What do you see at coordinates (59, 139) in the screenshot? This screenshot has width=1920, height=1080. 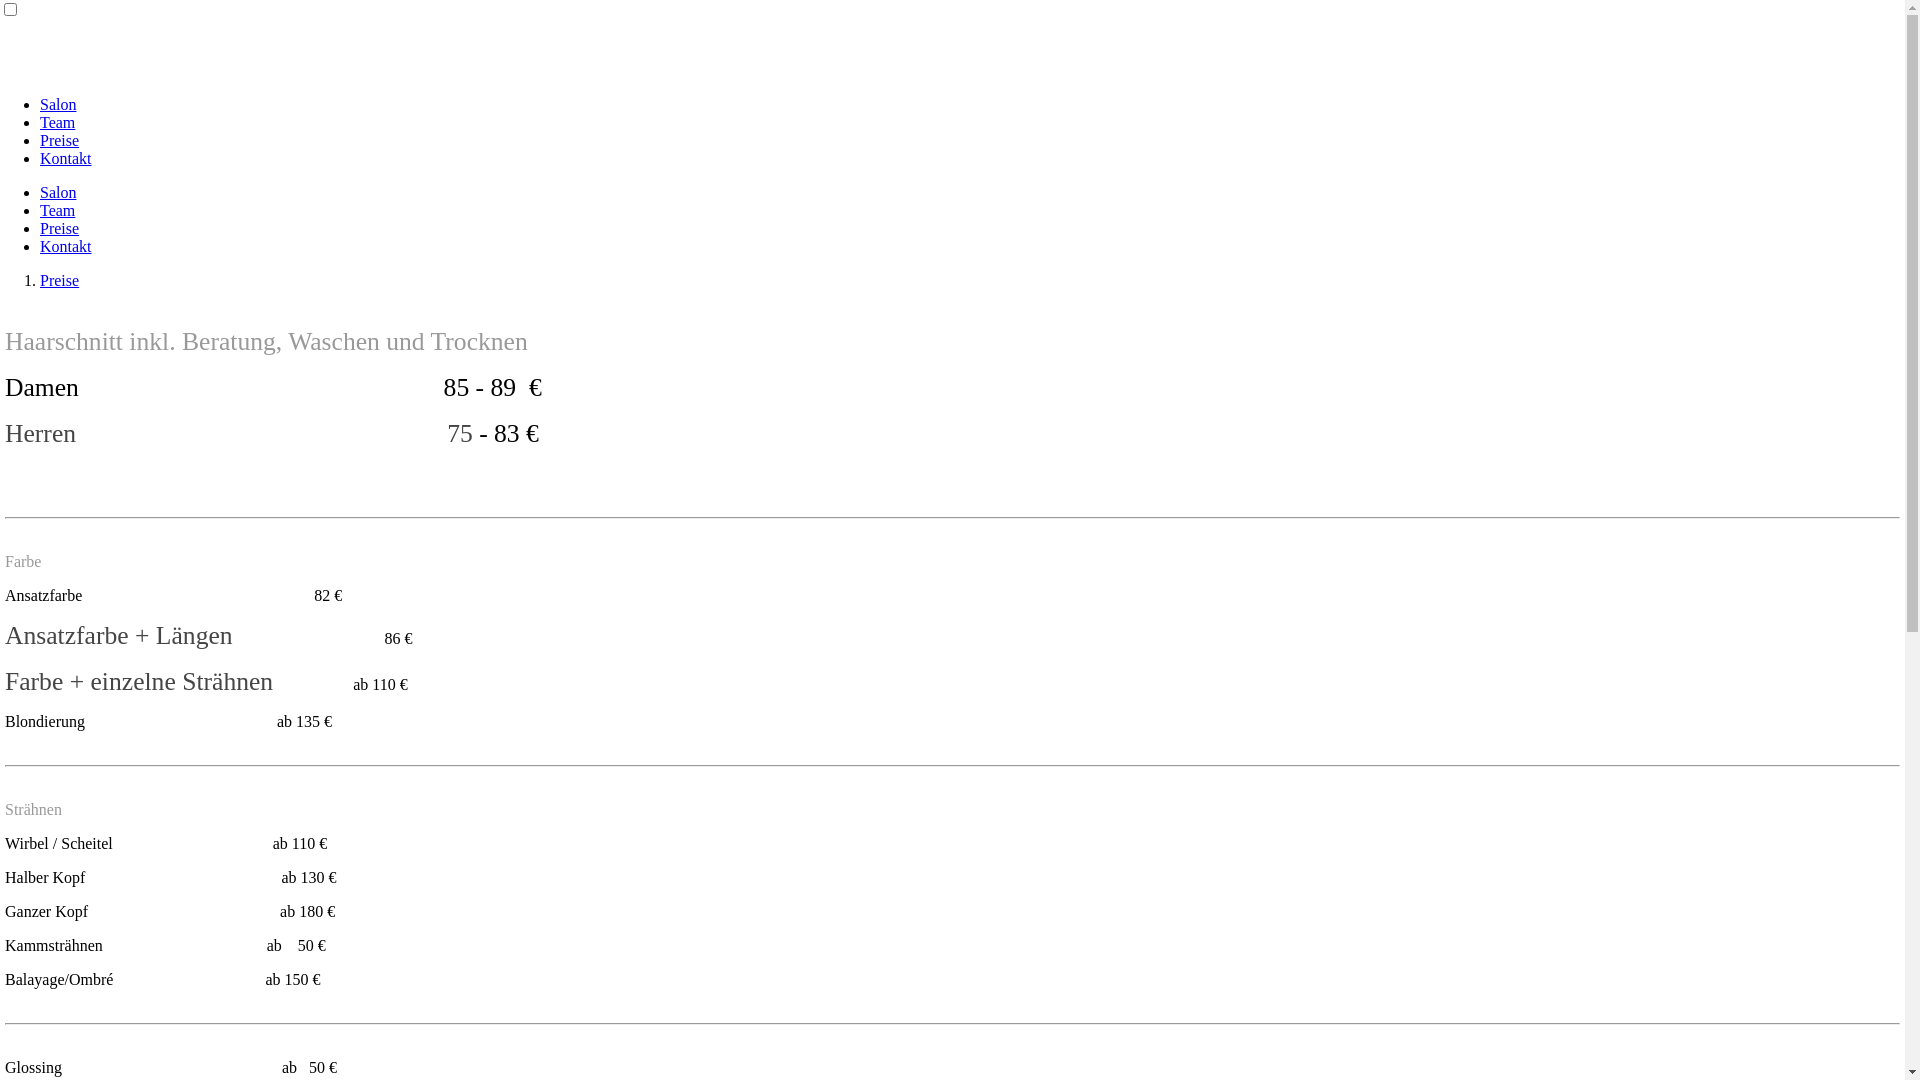 I see `'Preise'` at bounding box center [59, 139].